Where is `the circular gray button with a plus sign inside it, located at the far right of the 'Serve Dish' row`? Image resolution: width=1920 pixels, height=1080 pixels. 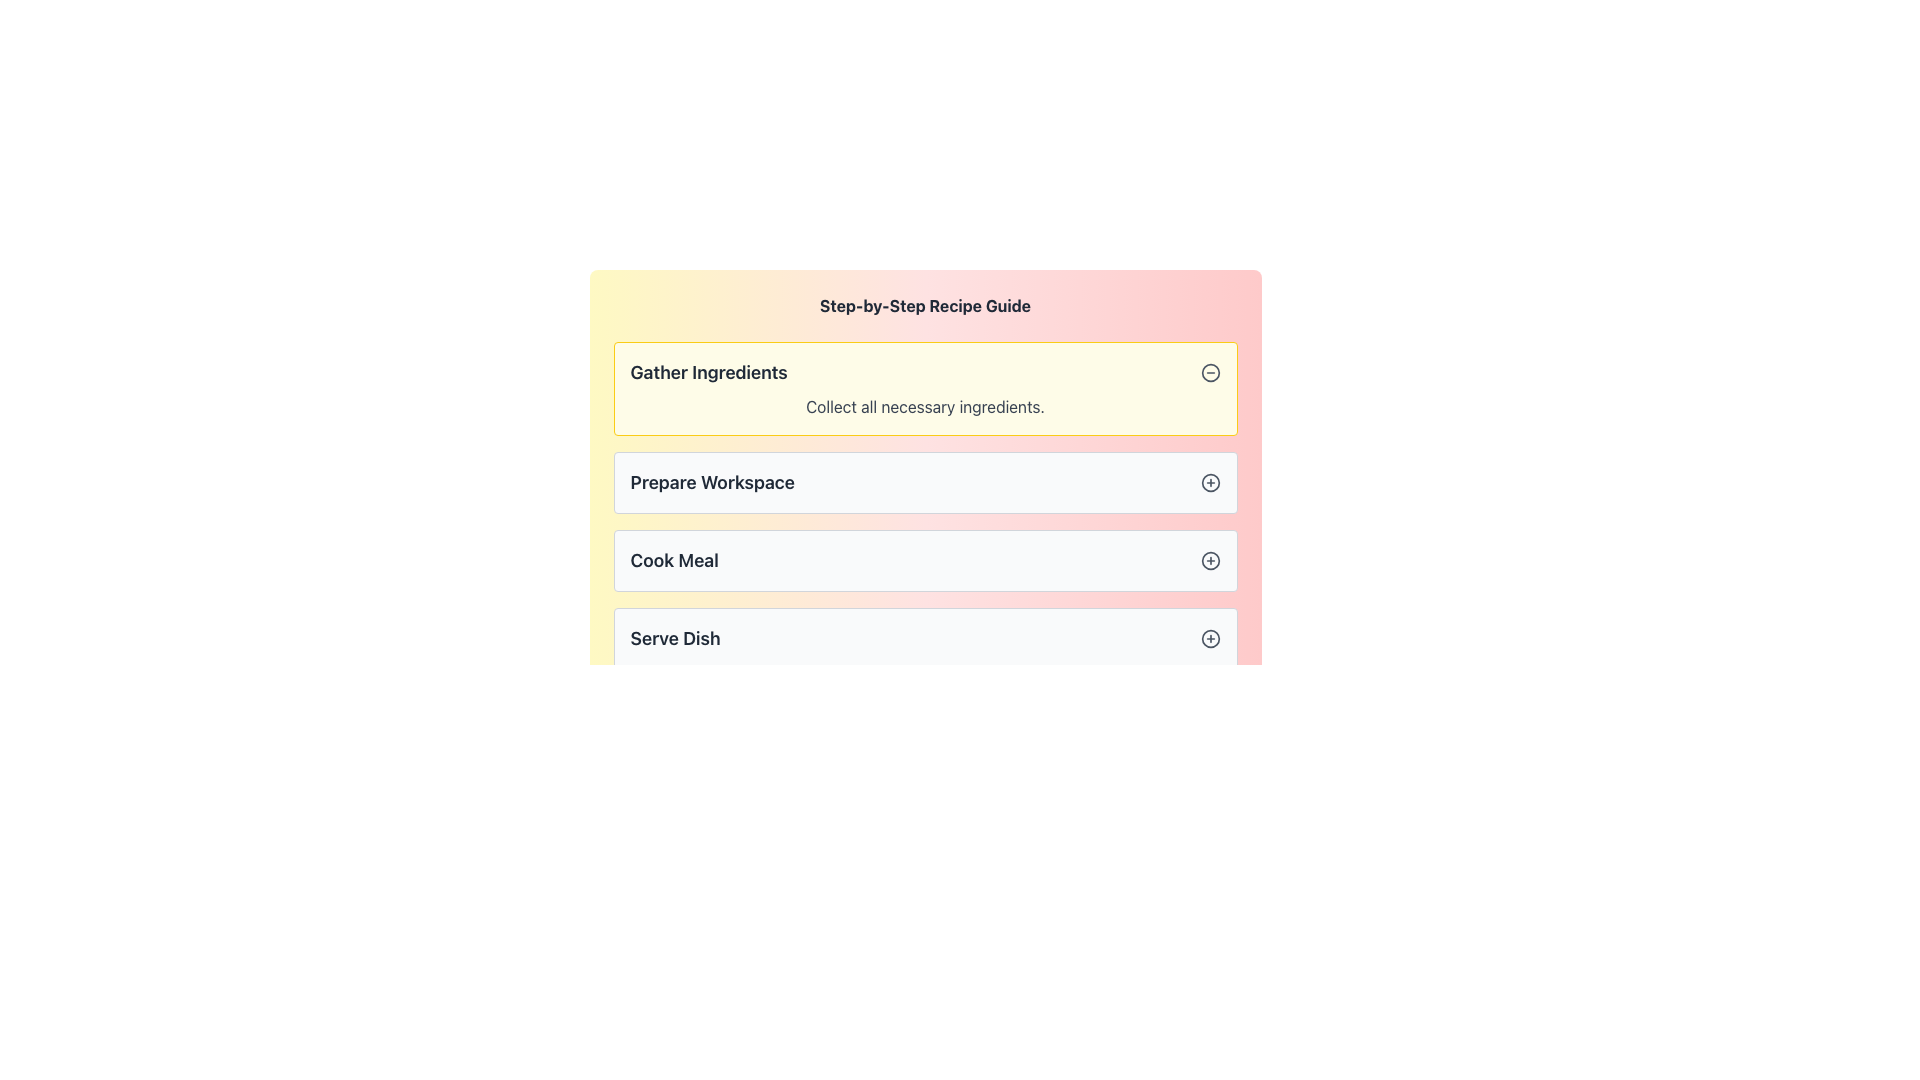 the circular gray button with a plus sign inside it, located at the far right of the 'Serve Dish' row is located at coordinates (1209, 639).